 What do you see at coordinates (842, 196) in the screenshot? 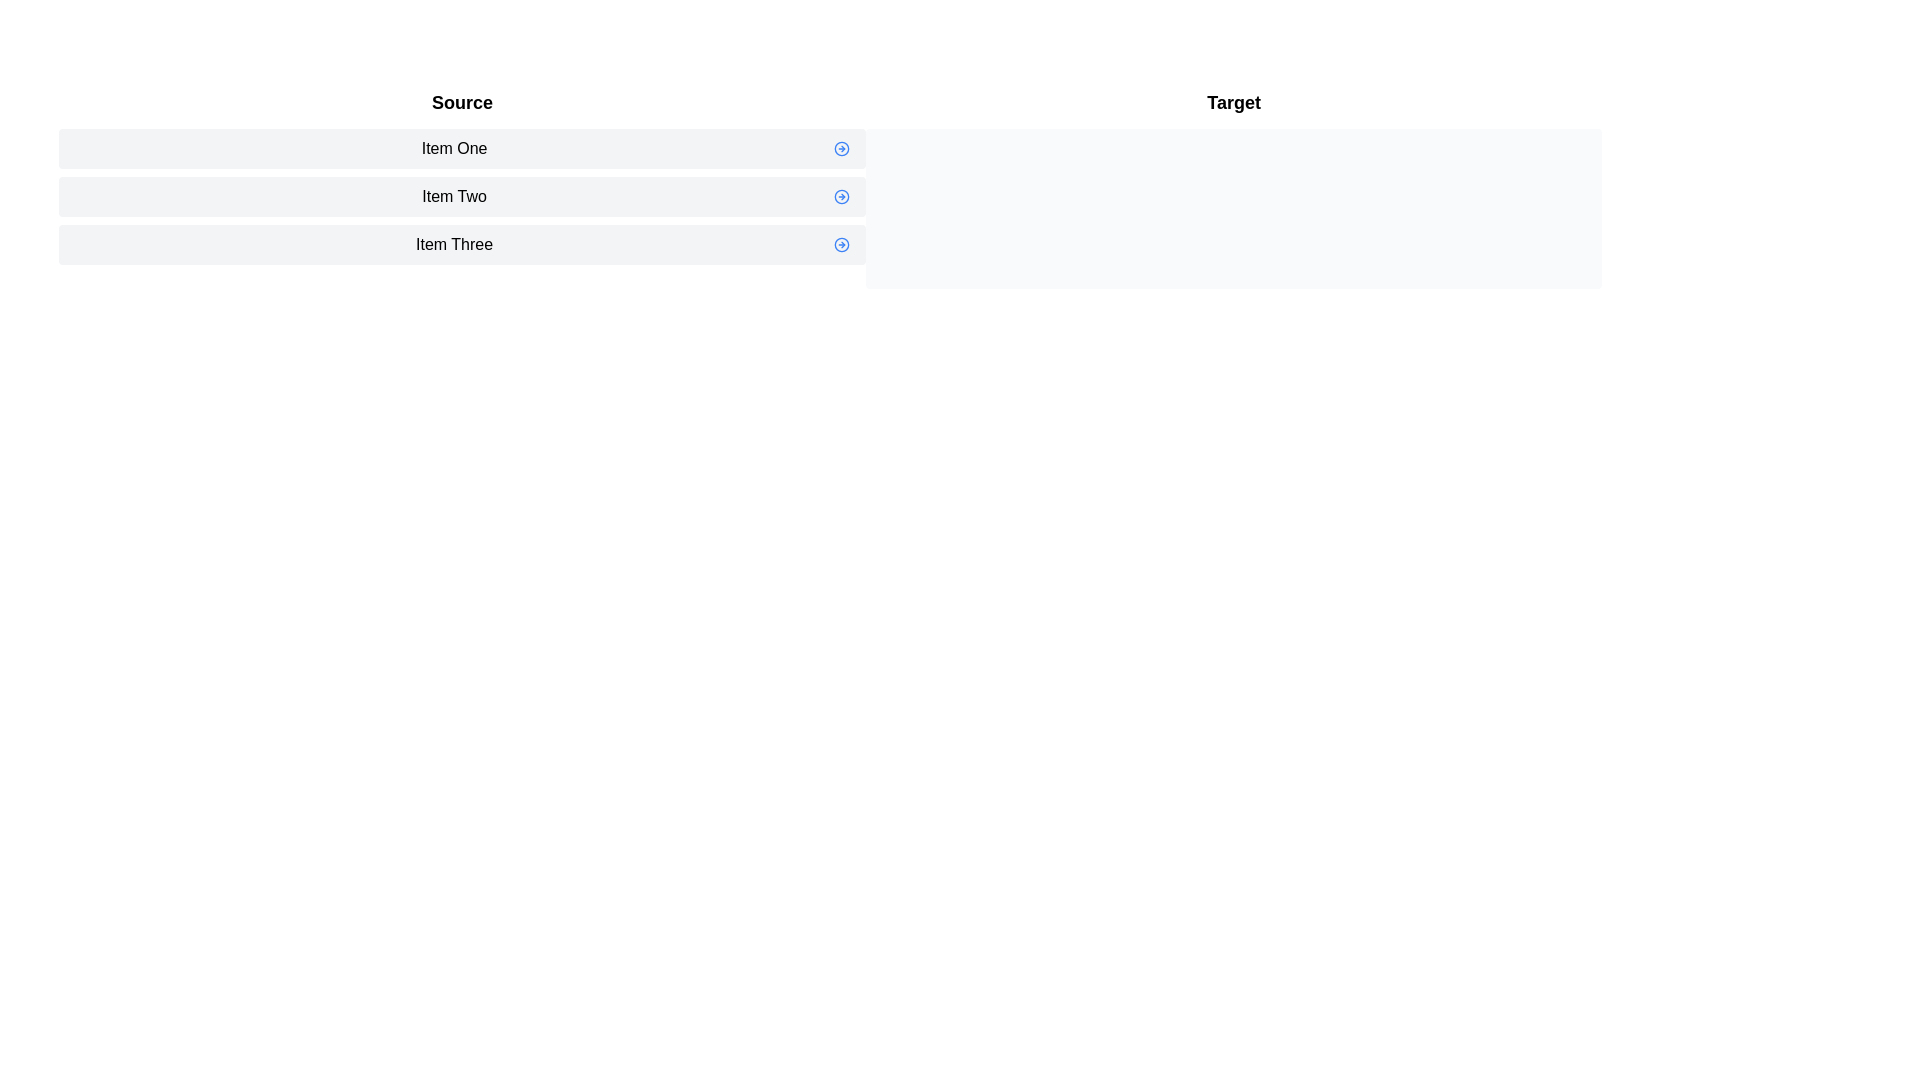
I see `the circular graphic representation within the SVG that is styled with a circular stroke and aligned horizontally next to the text 'Item Two'` at bounding box center [842, 196].